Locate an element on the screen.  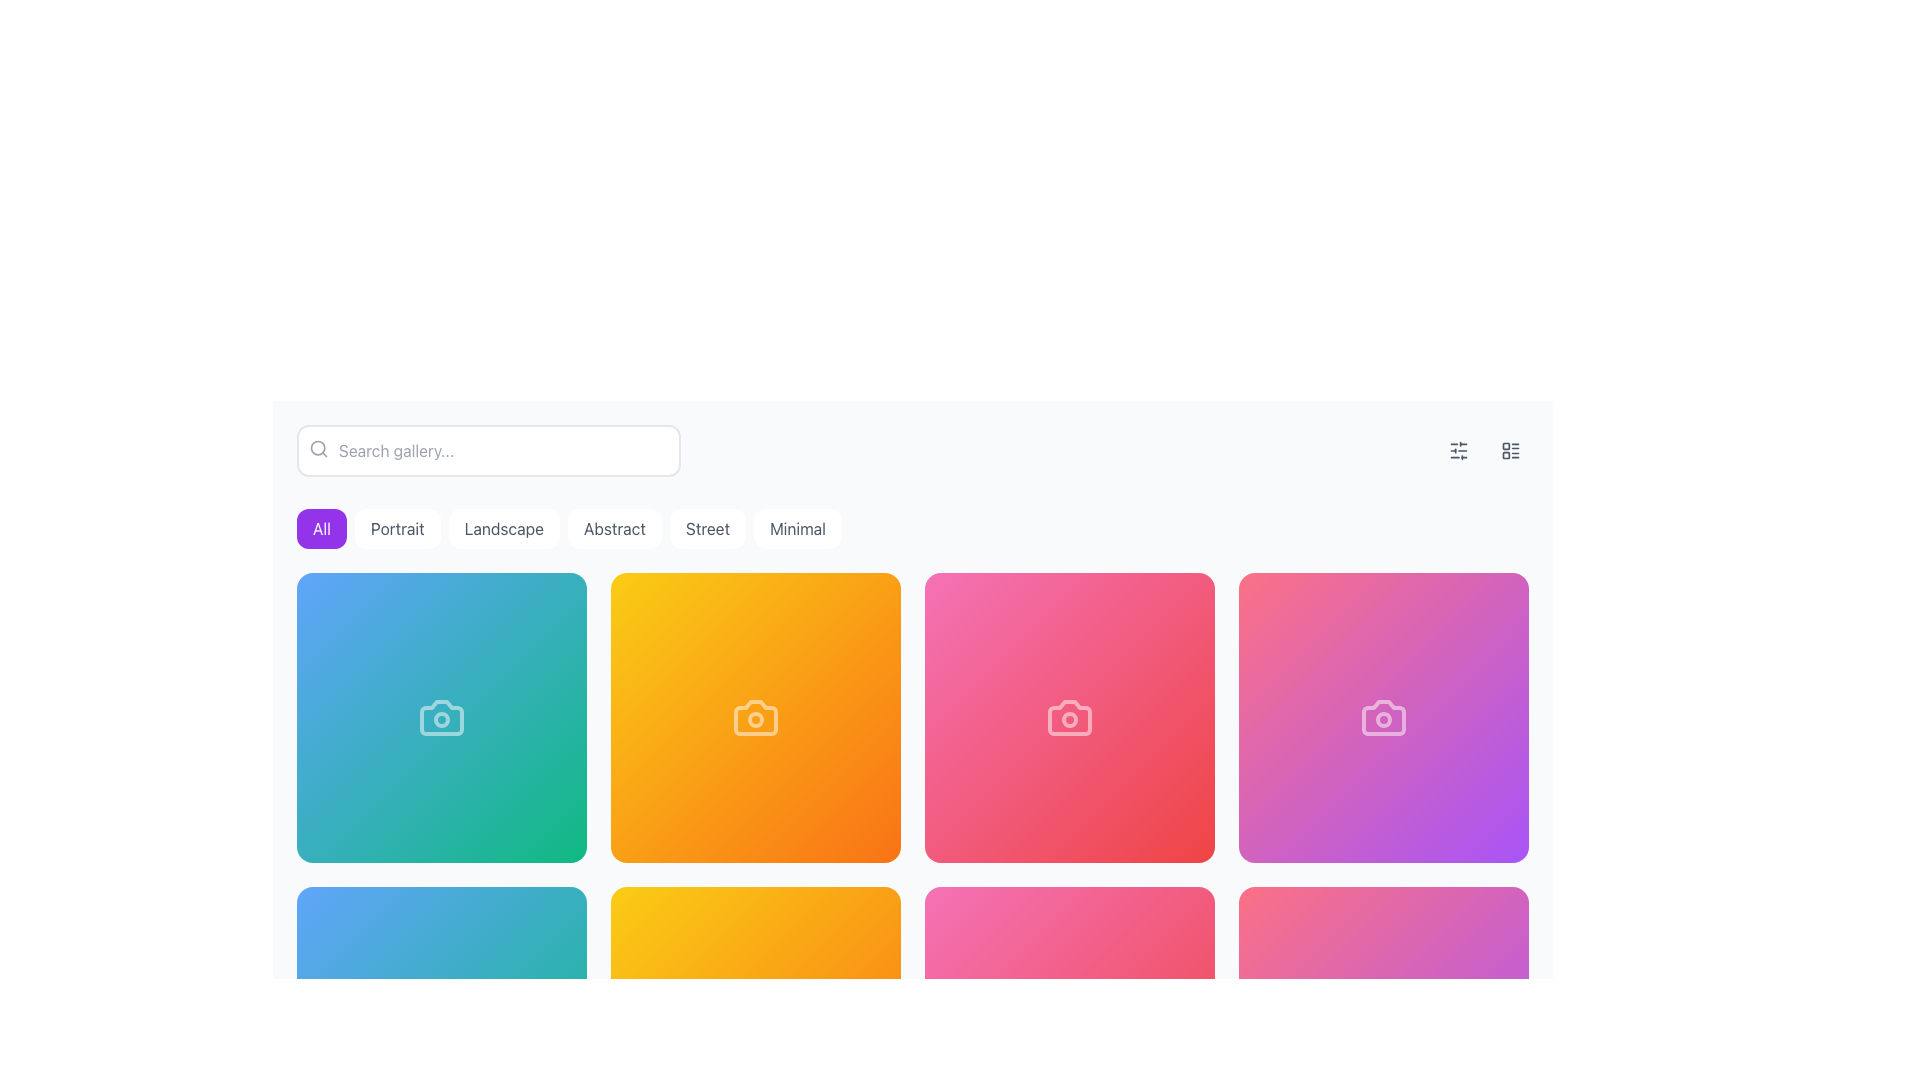
the photography icon located in the last column of the second row of the gallery layout, which serves as a visual indicator for image-based functionalities is located at coordinates (1382, 716).